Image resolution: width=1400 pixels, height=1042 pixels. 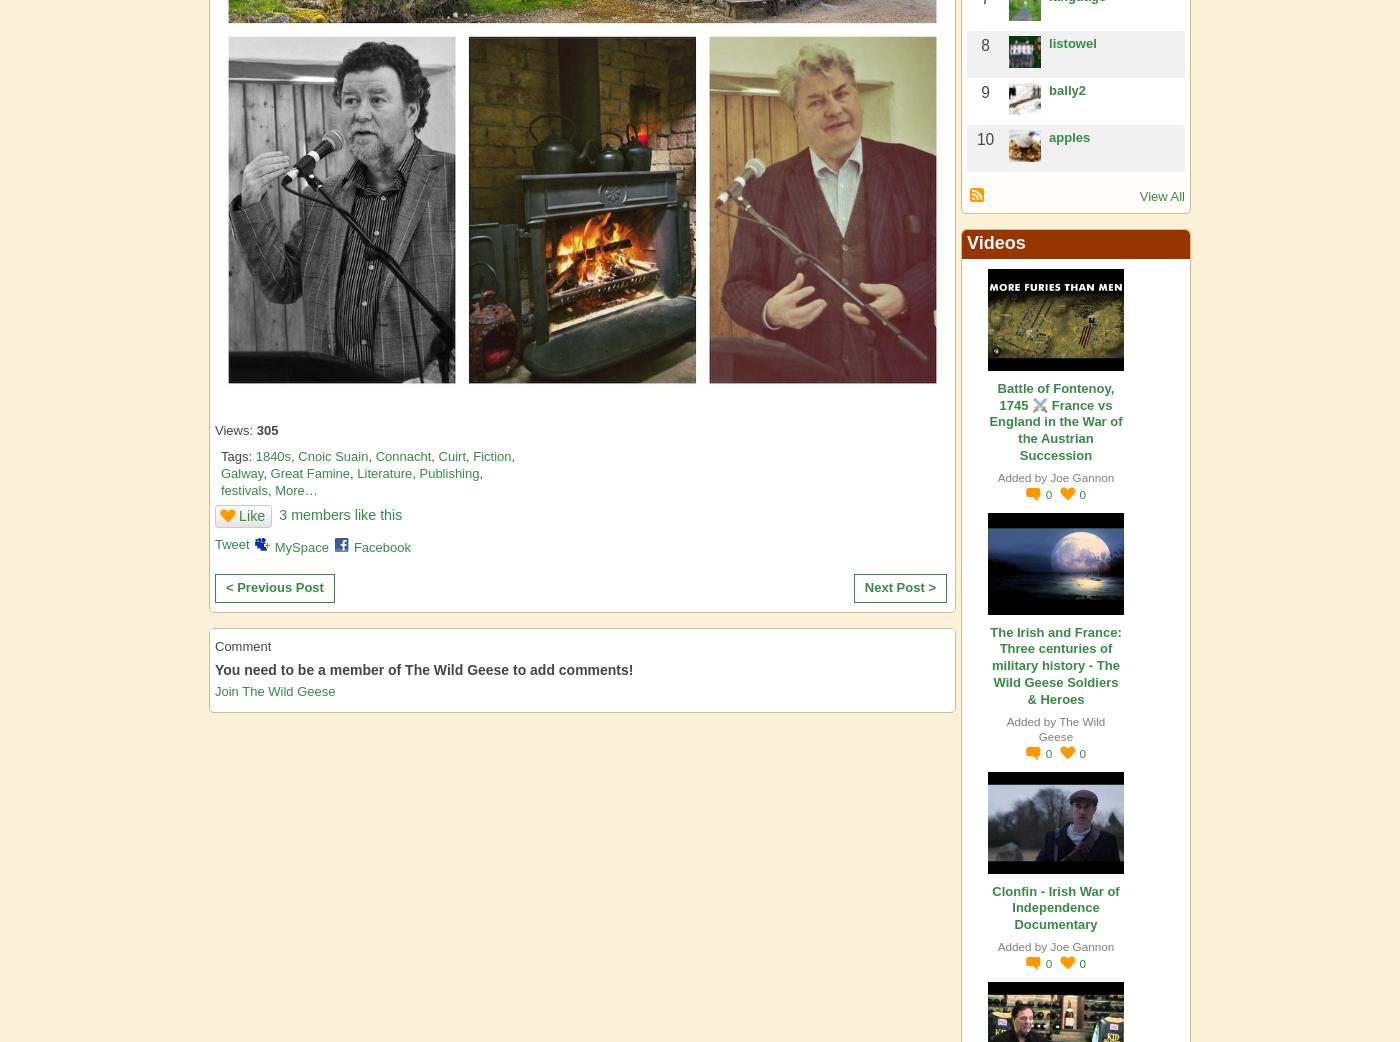 What do you see at coordinates (243, 490) in the screenshot?
I see `'festivals'` at bounding box center [243, 490].